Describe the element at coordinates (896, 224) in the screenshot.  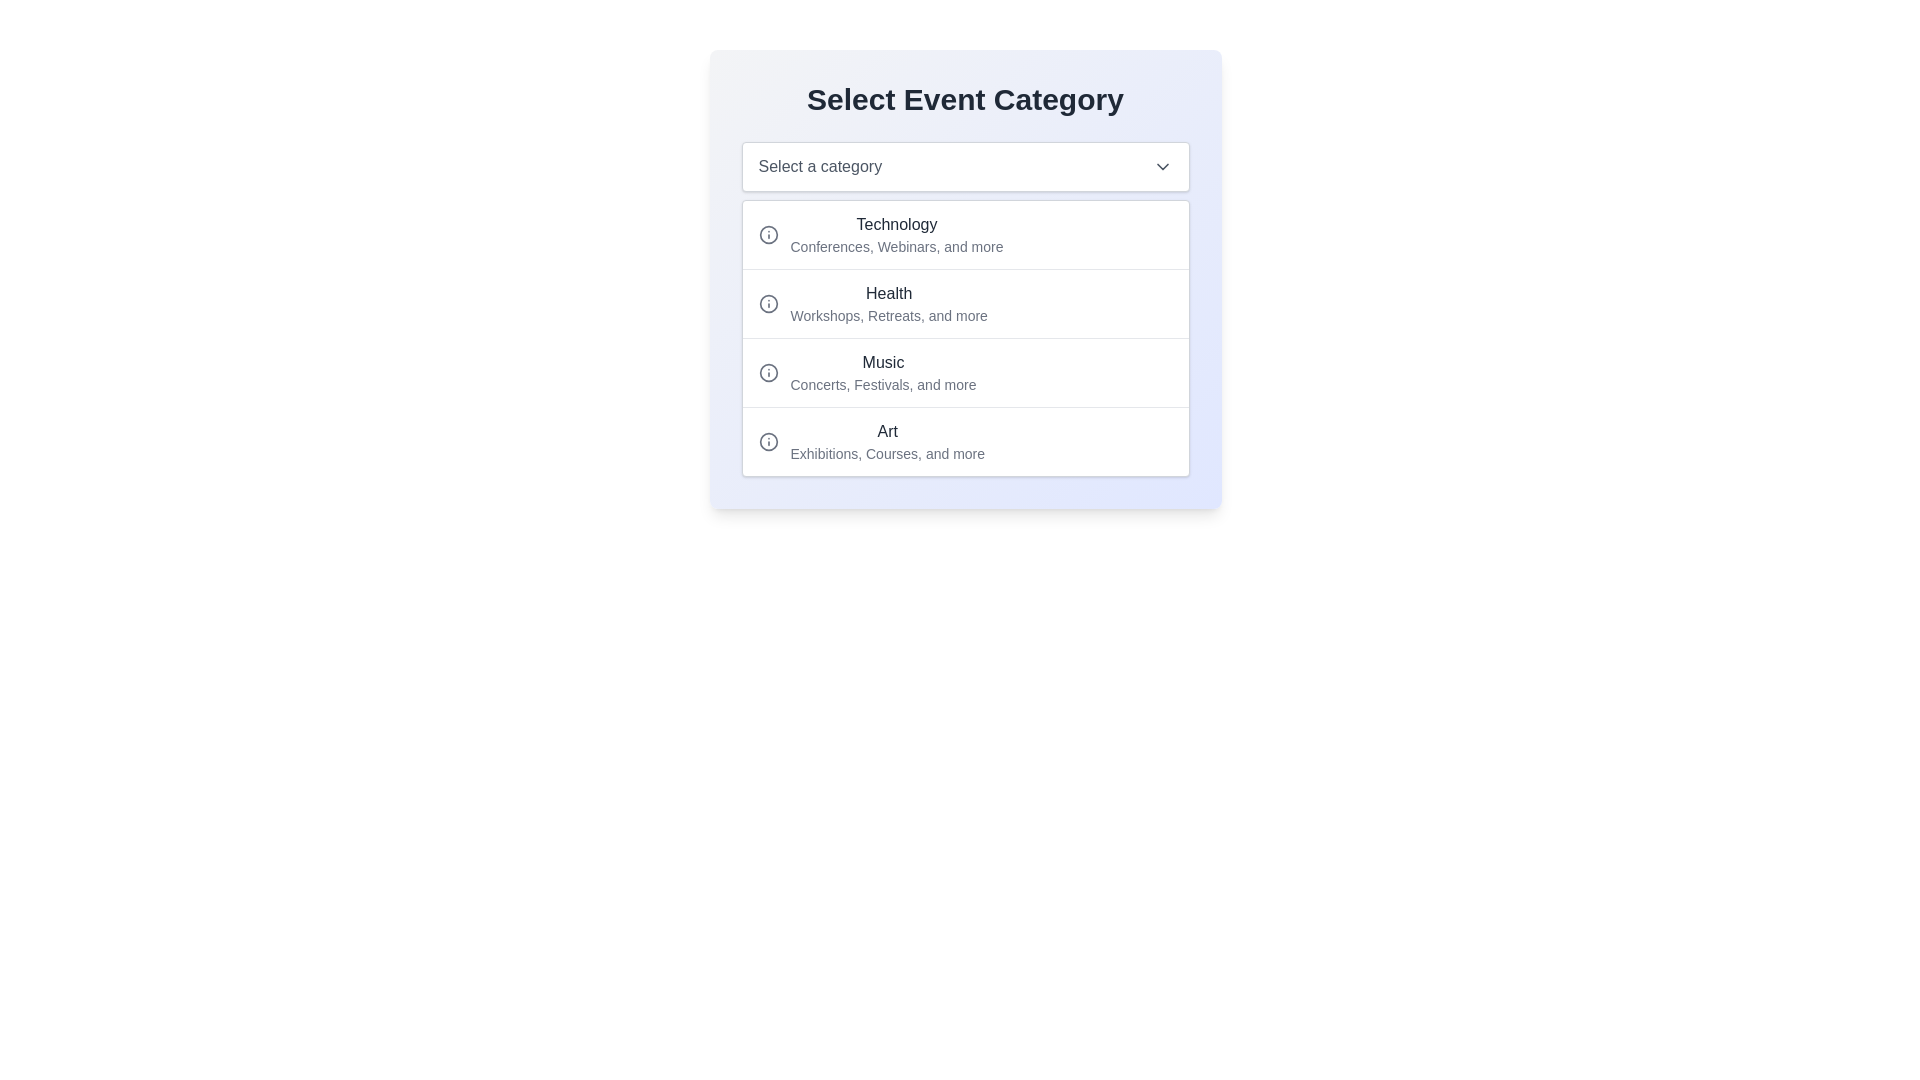
I see `the text label for the 'Technology' category, which serves as the title for the first selectable category in the event selection section` at that location.